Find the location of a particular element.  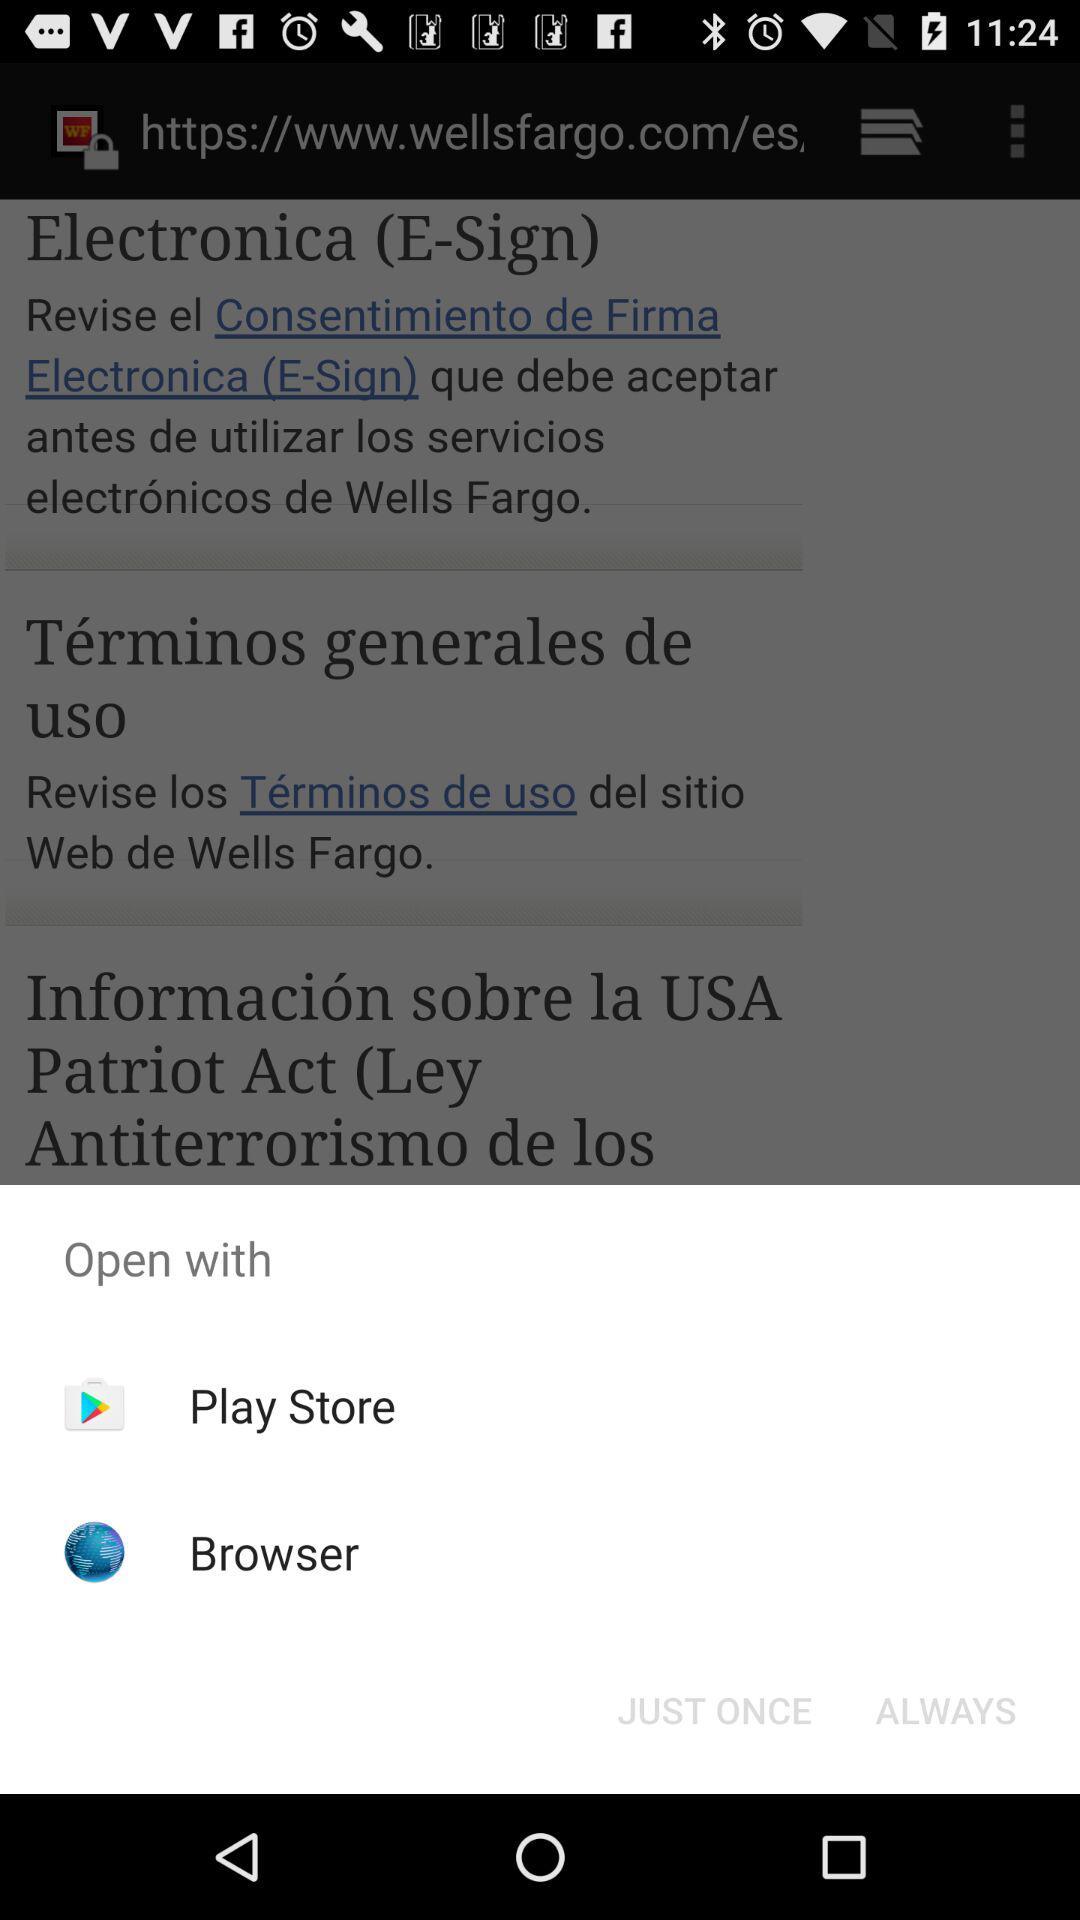

button to the left of always is located at coordinates (713, 1708).